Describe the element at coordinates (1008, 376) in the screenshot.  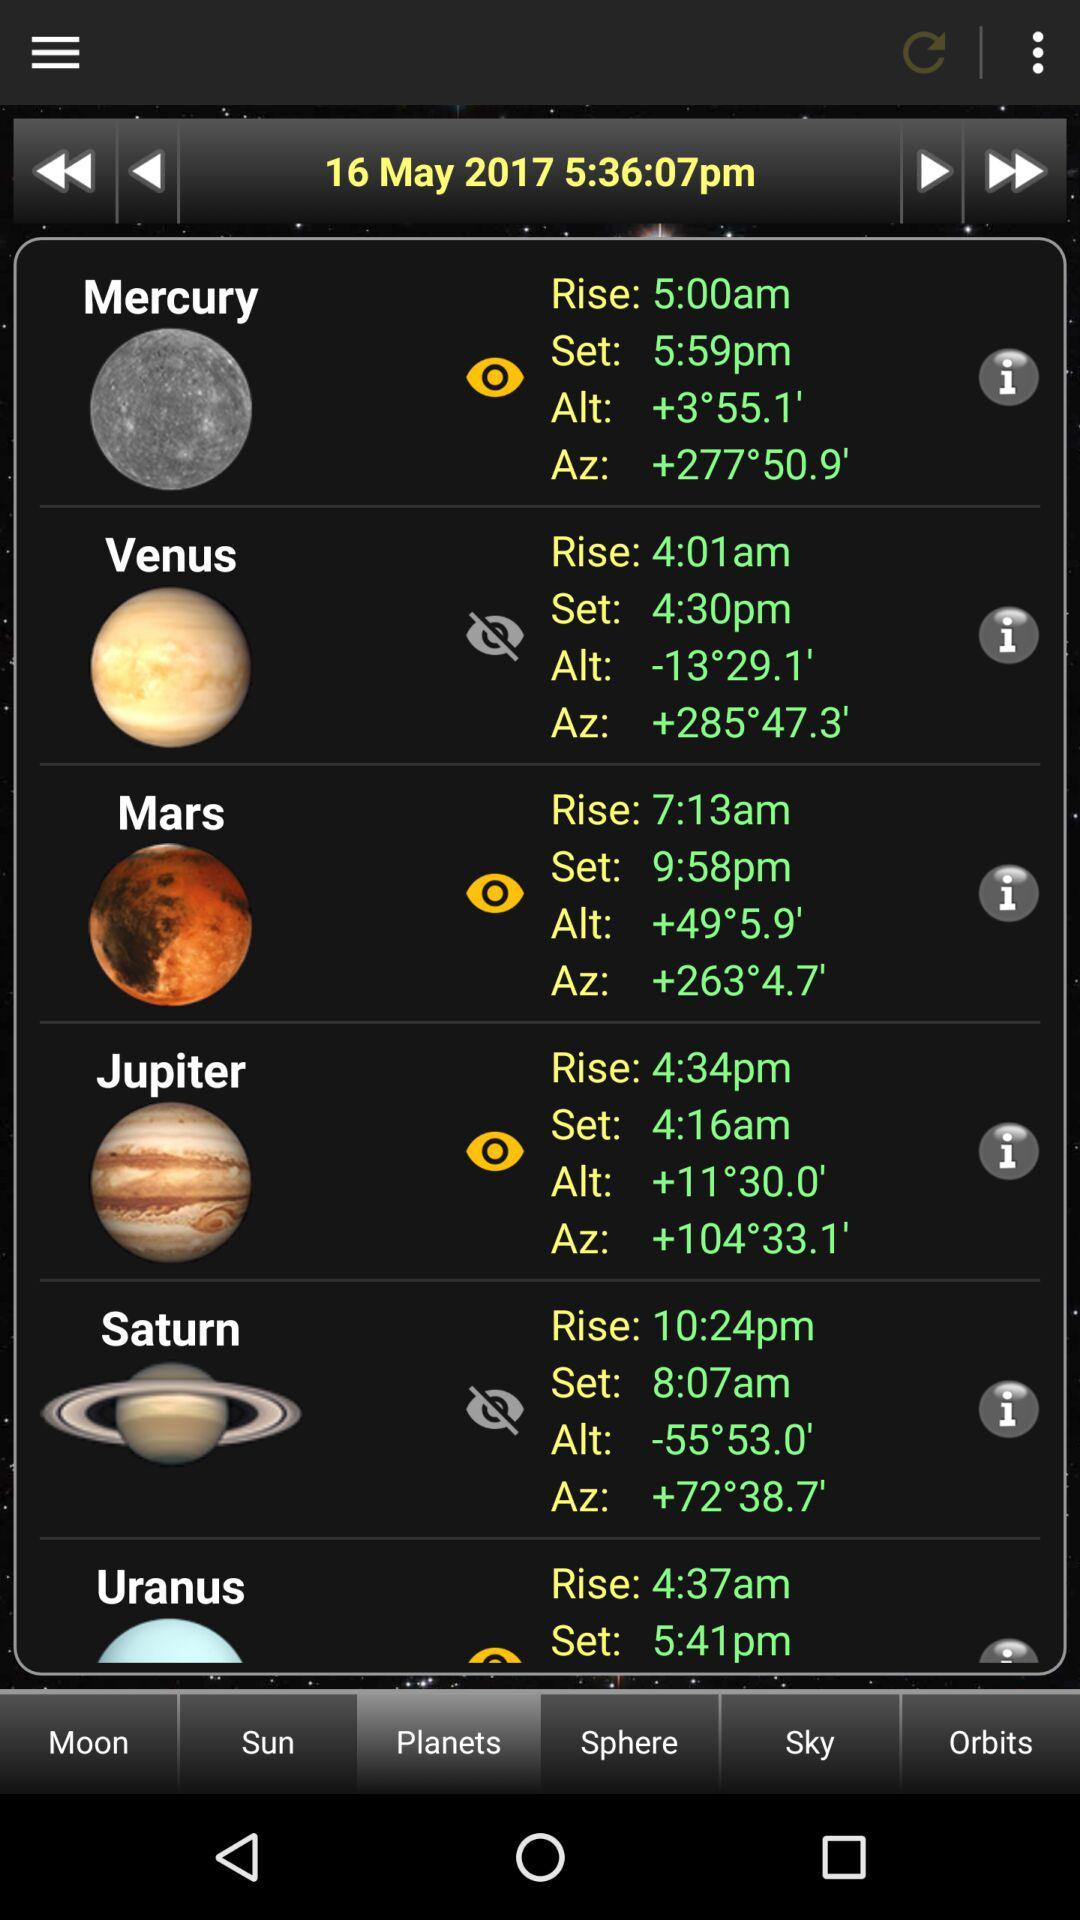
I see `additional information` at that location.